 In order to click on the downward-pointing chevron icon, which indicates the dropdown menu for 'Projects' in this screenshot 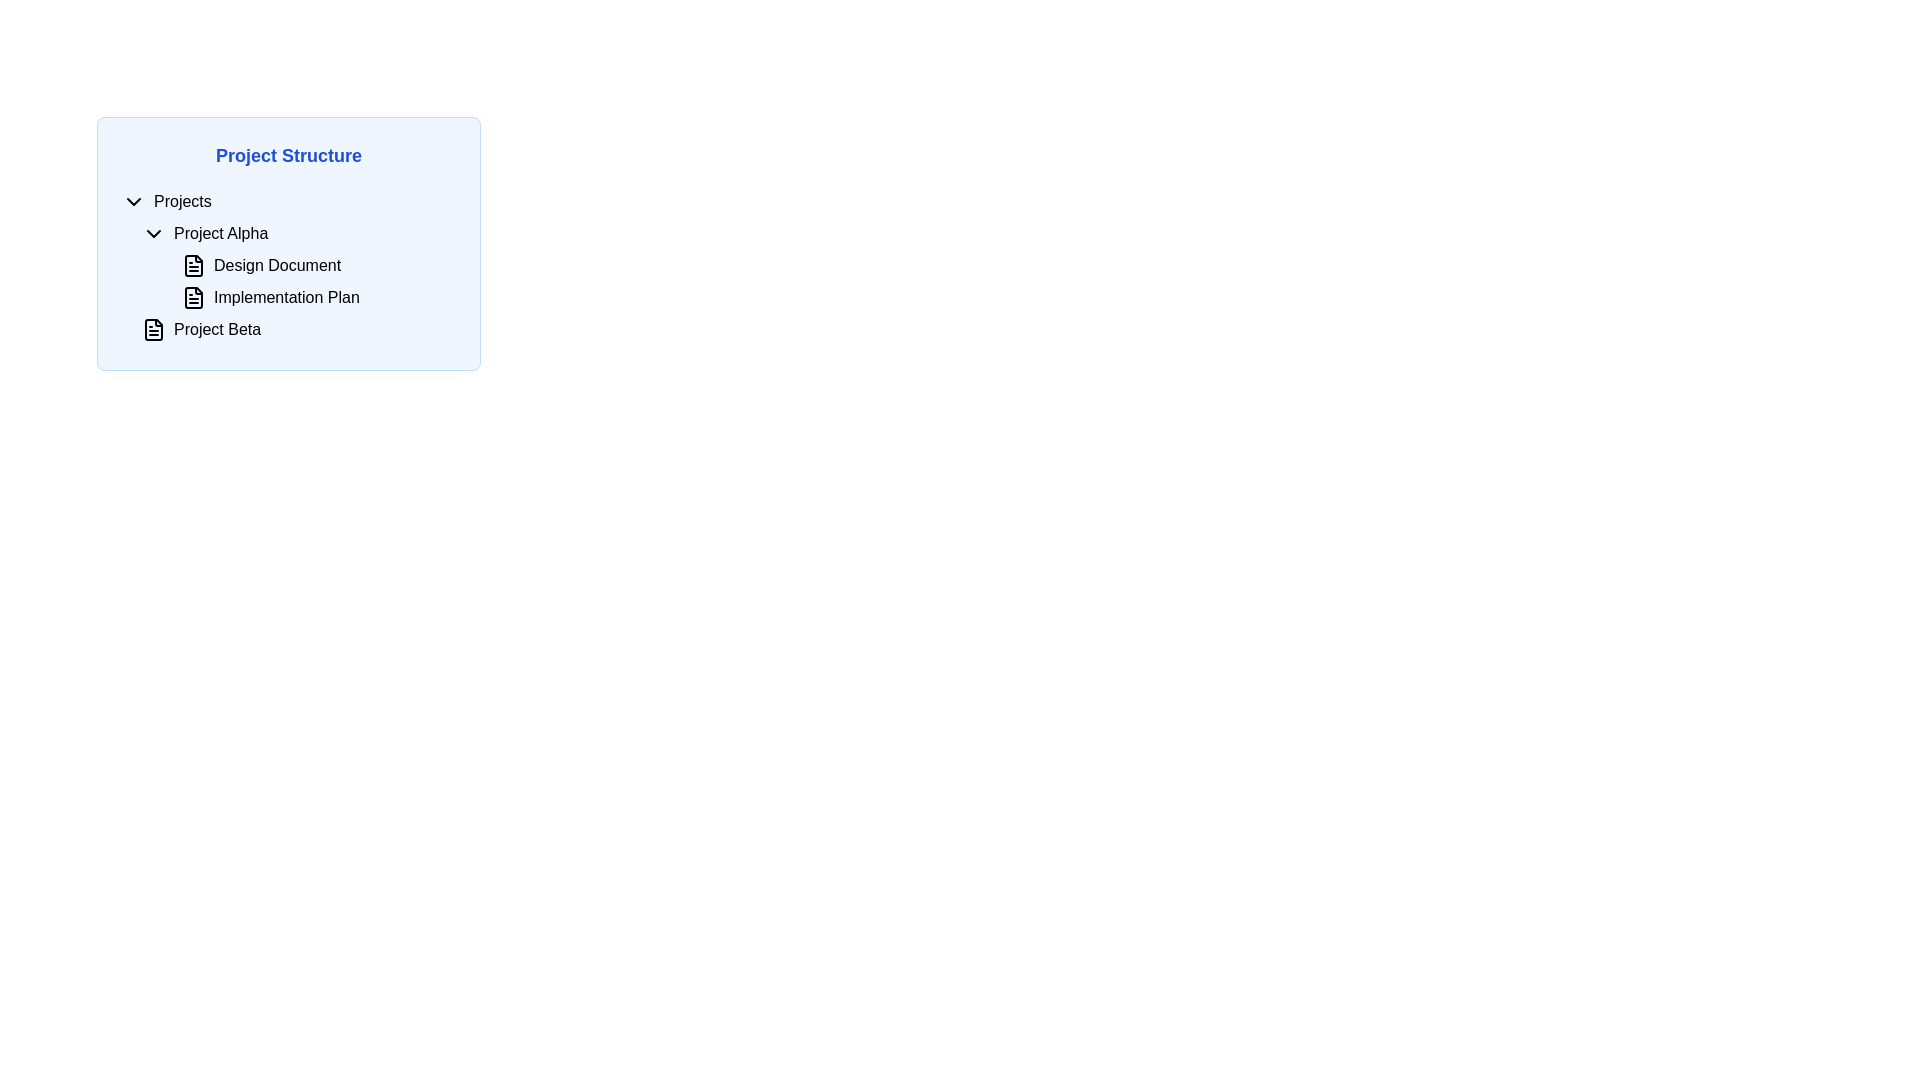, I will do `click(133, 201)`.